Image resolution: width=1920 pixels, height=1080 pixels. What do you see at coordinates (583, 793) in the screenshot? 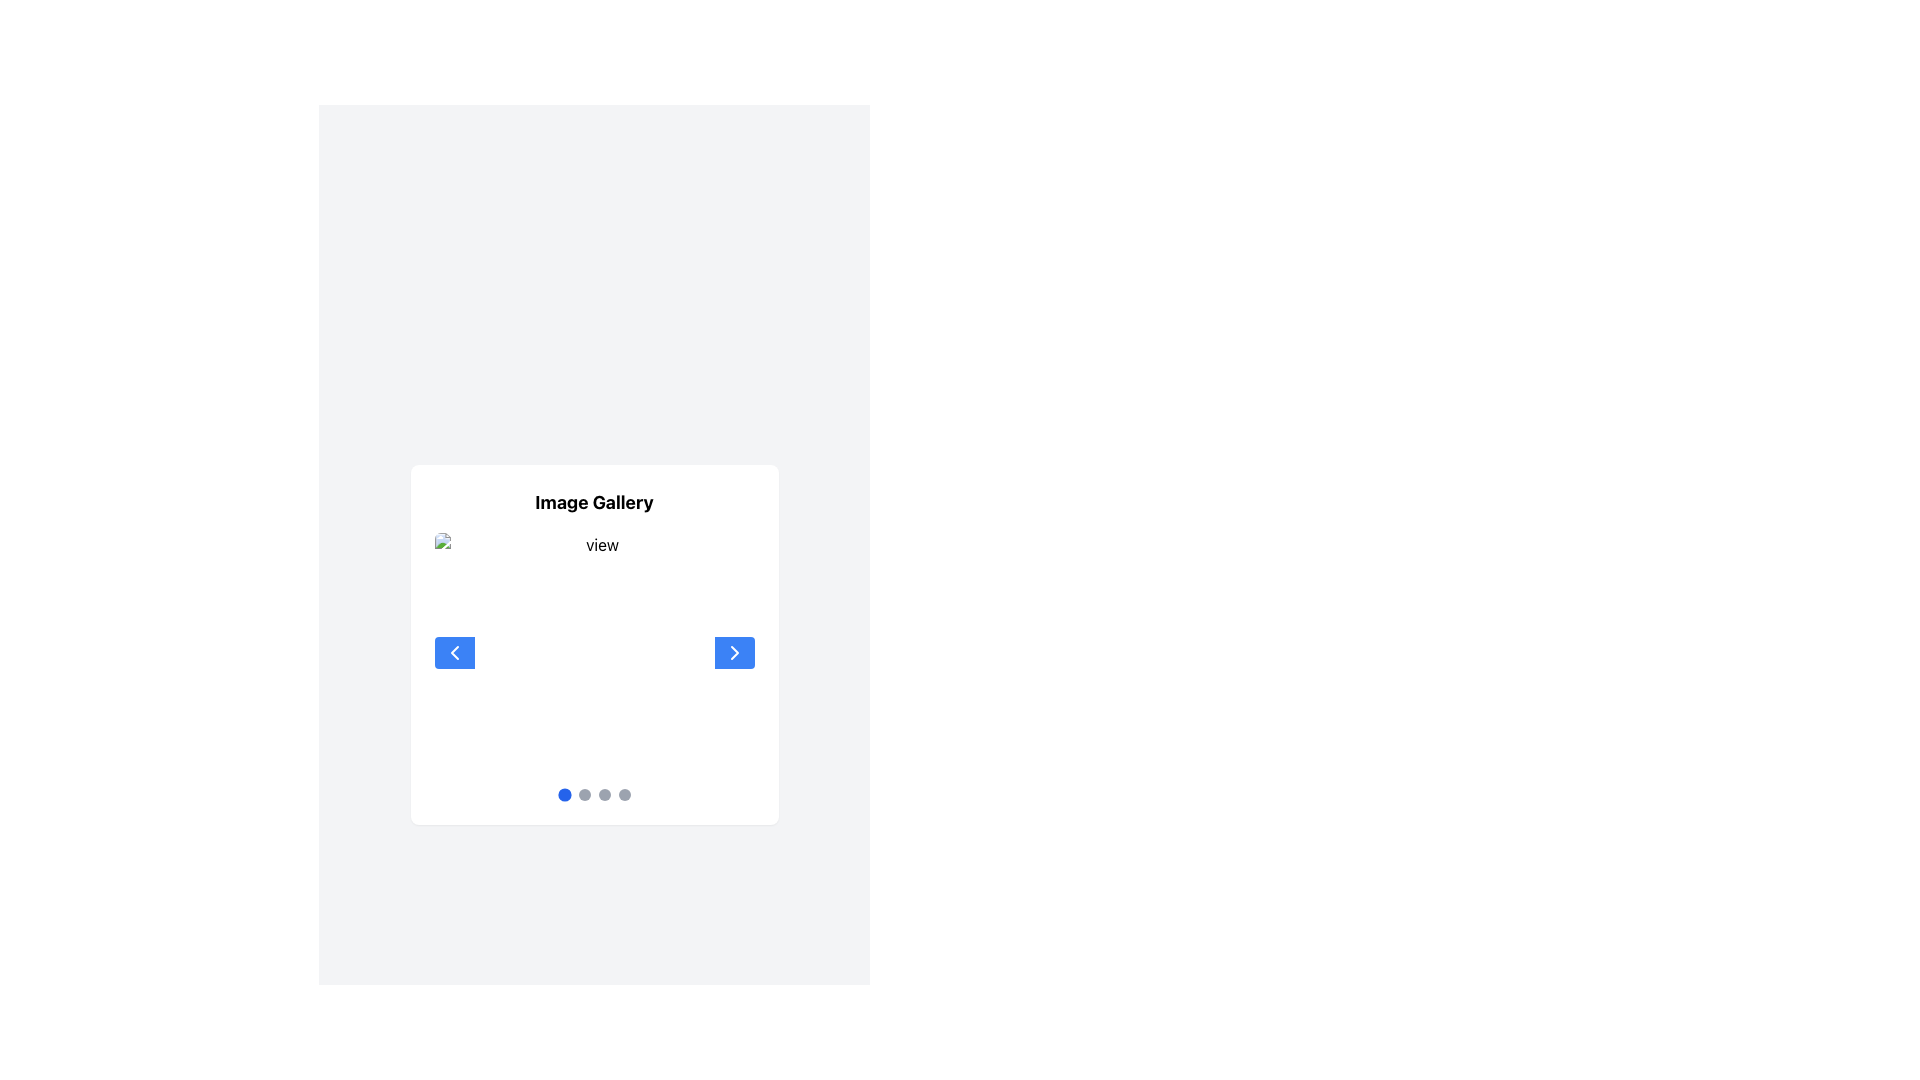
I see `the second circular navigation indicator, which is gray and located at the bottom center of the content box` at bounding box center [583, 793].